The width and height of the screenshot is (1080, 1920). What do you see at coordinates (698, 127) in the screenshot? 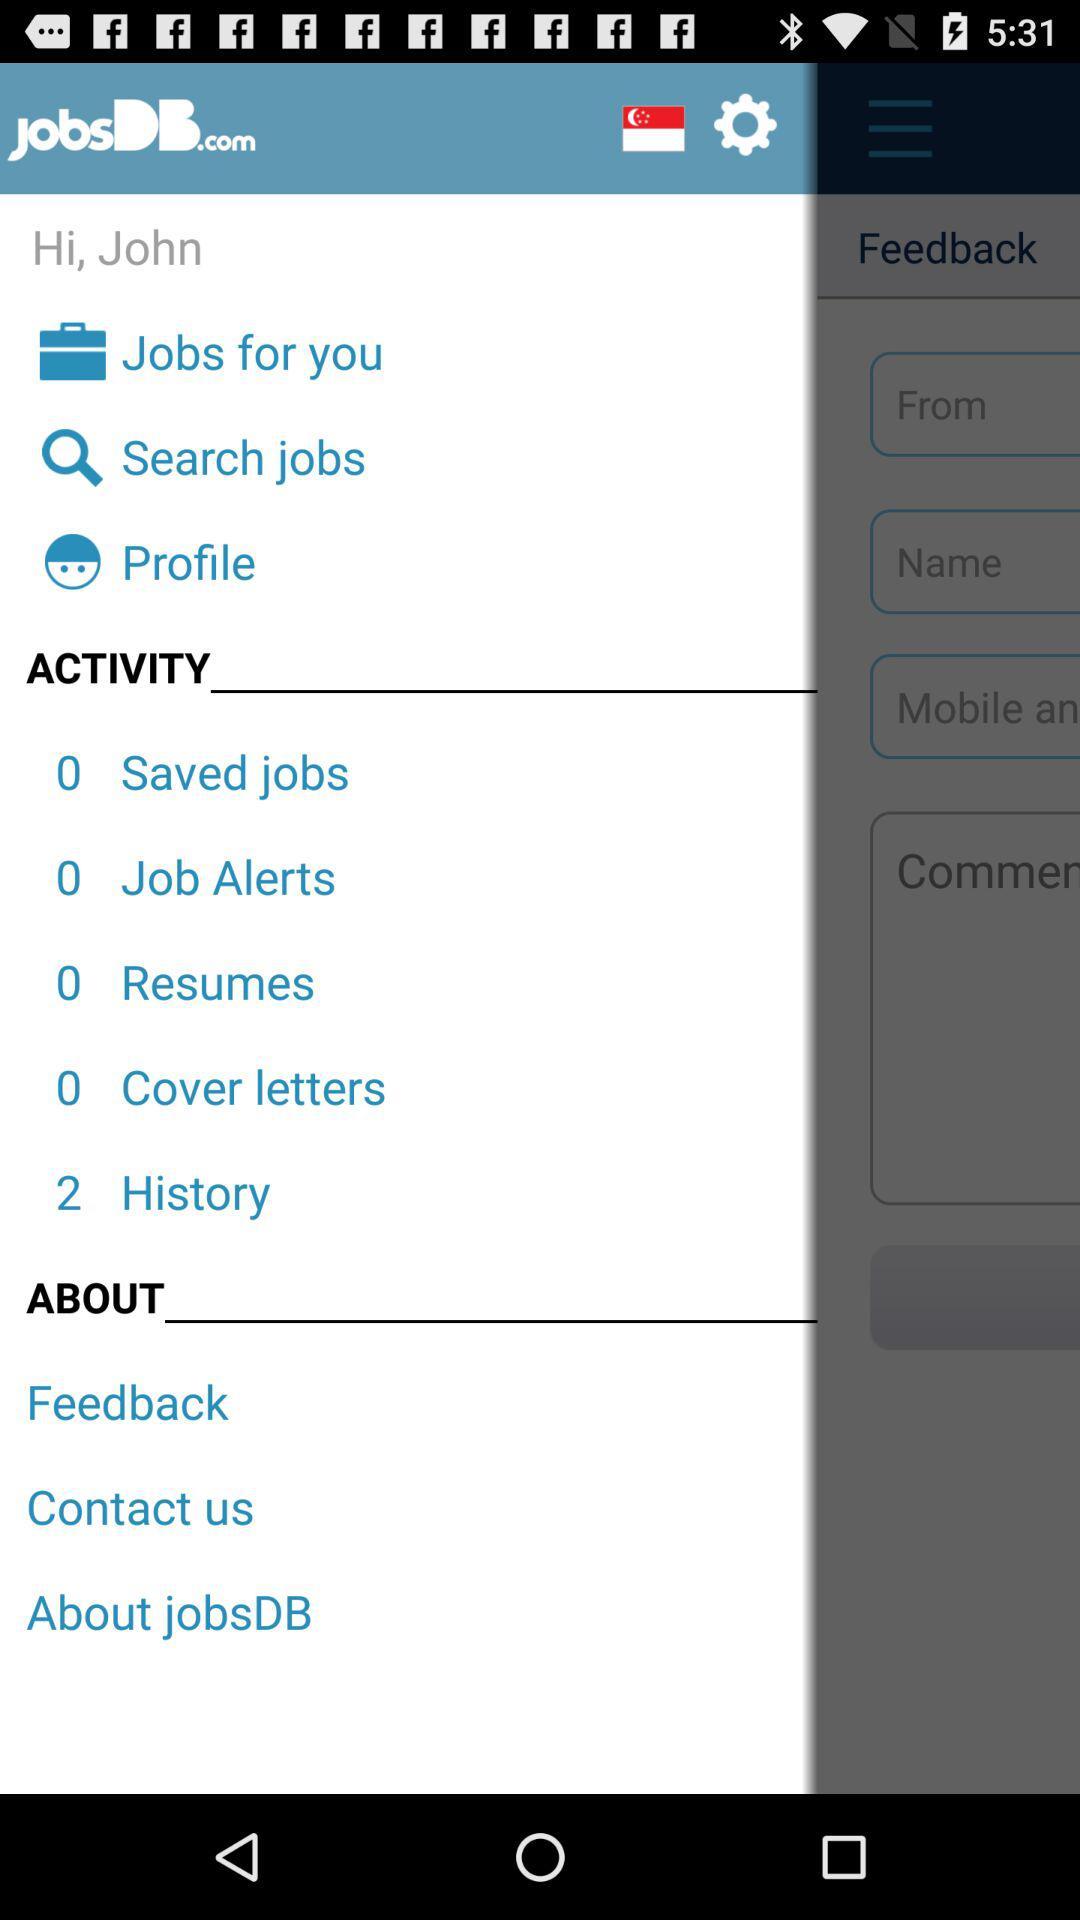
I see `country options` at bounding box center [698, 127].